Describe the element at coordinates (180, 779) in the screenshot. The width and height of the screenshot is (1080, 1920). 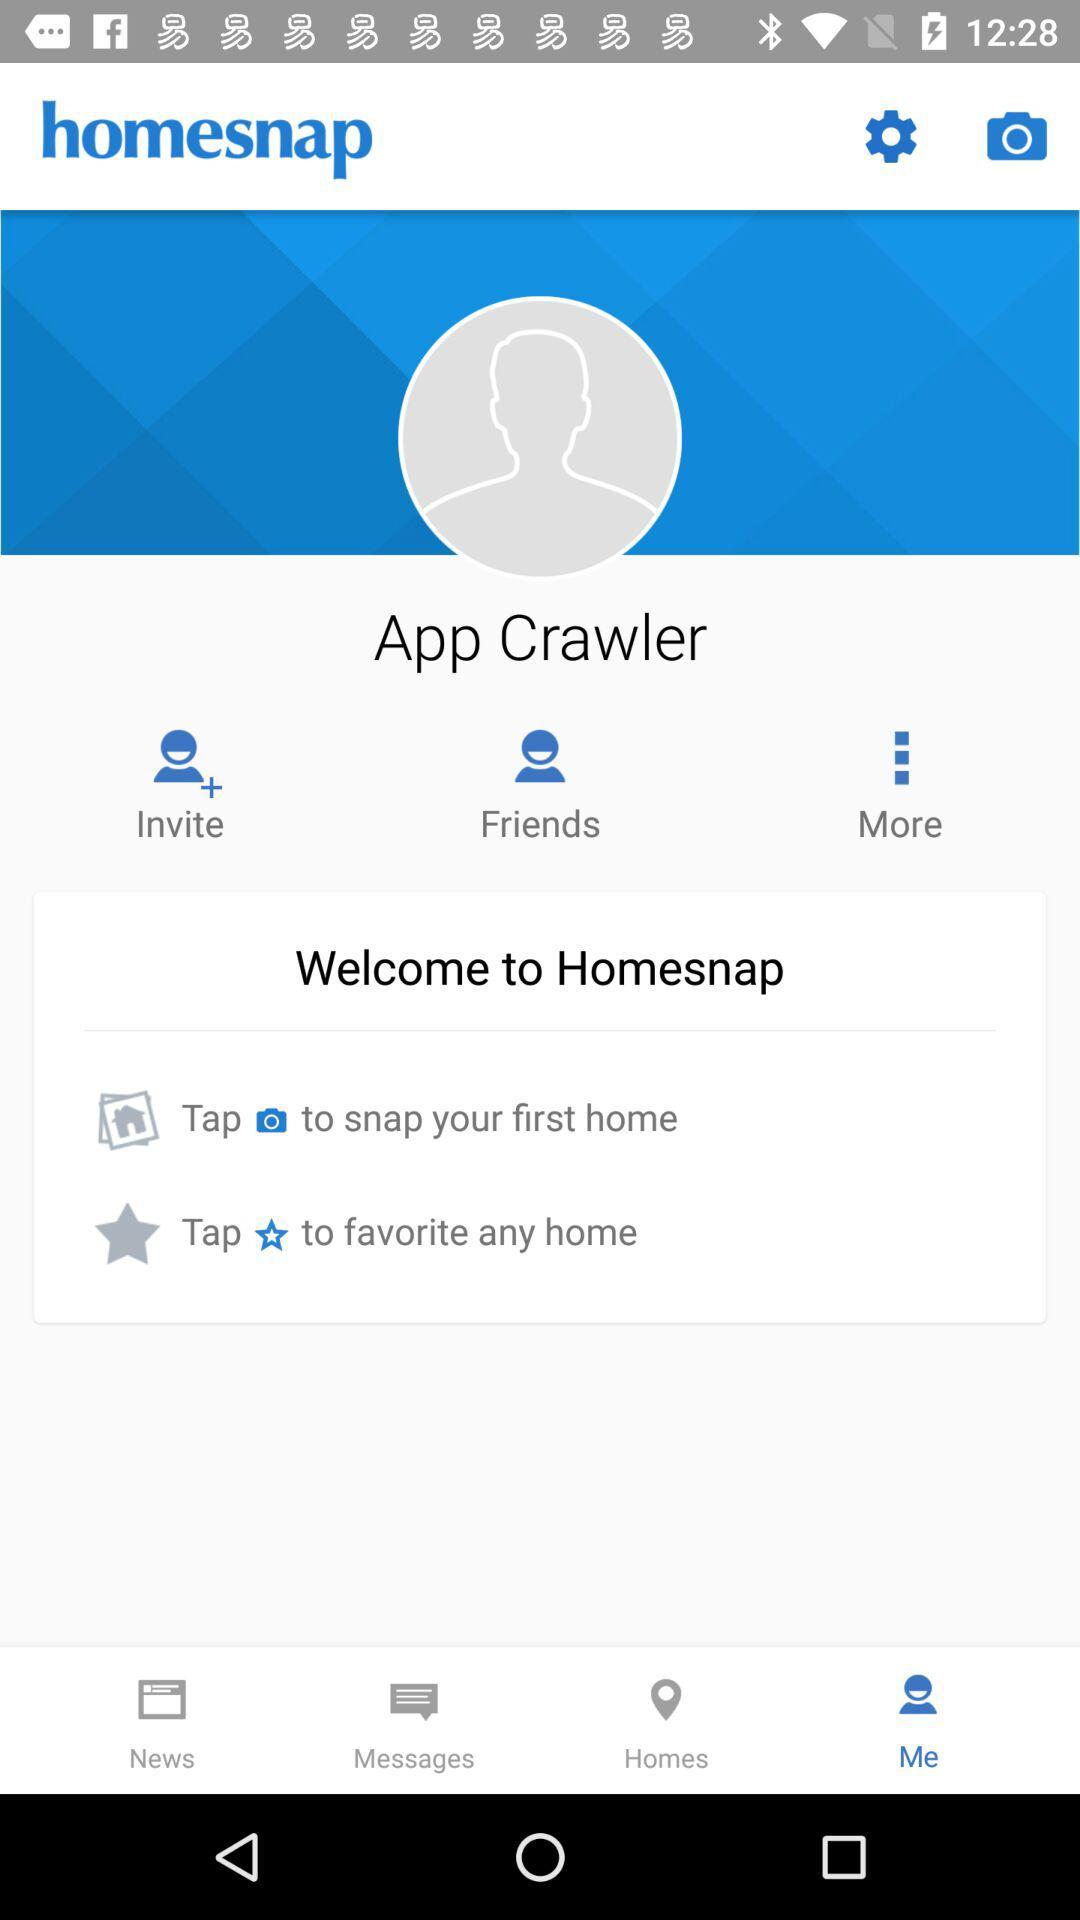
I see `the item above the welcome to homesnap item` at that location.